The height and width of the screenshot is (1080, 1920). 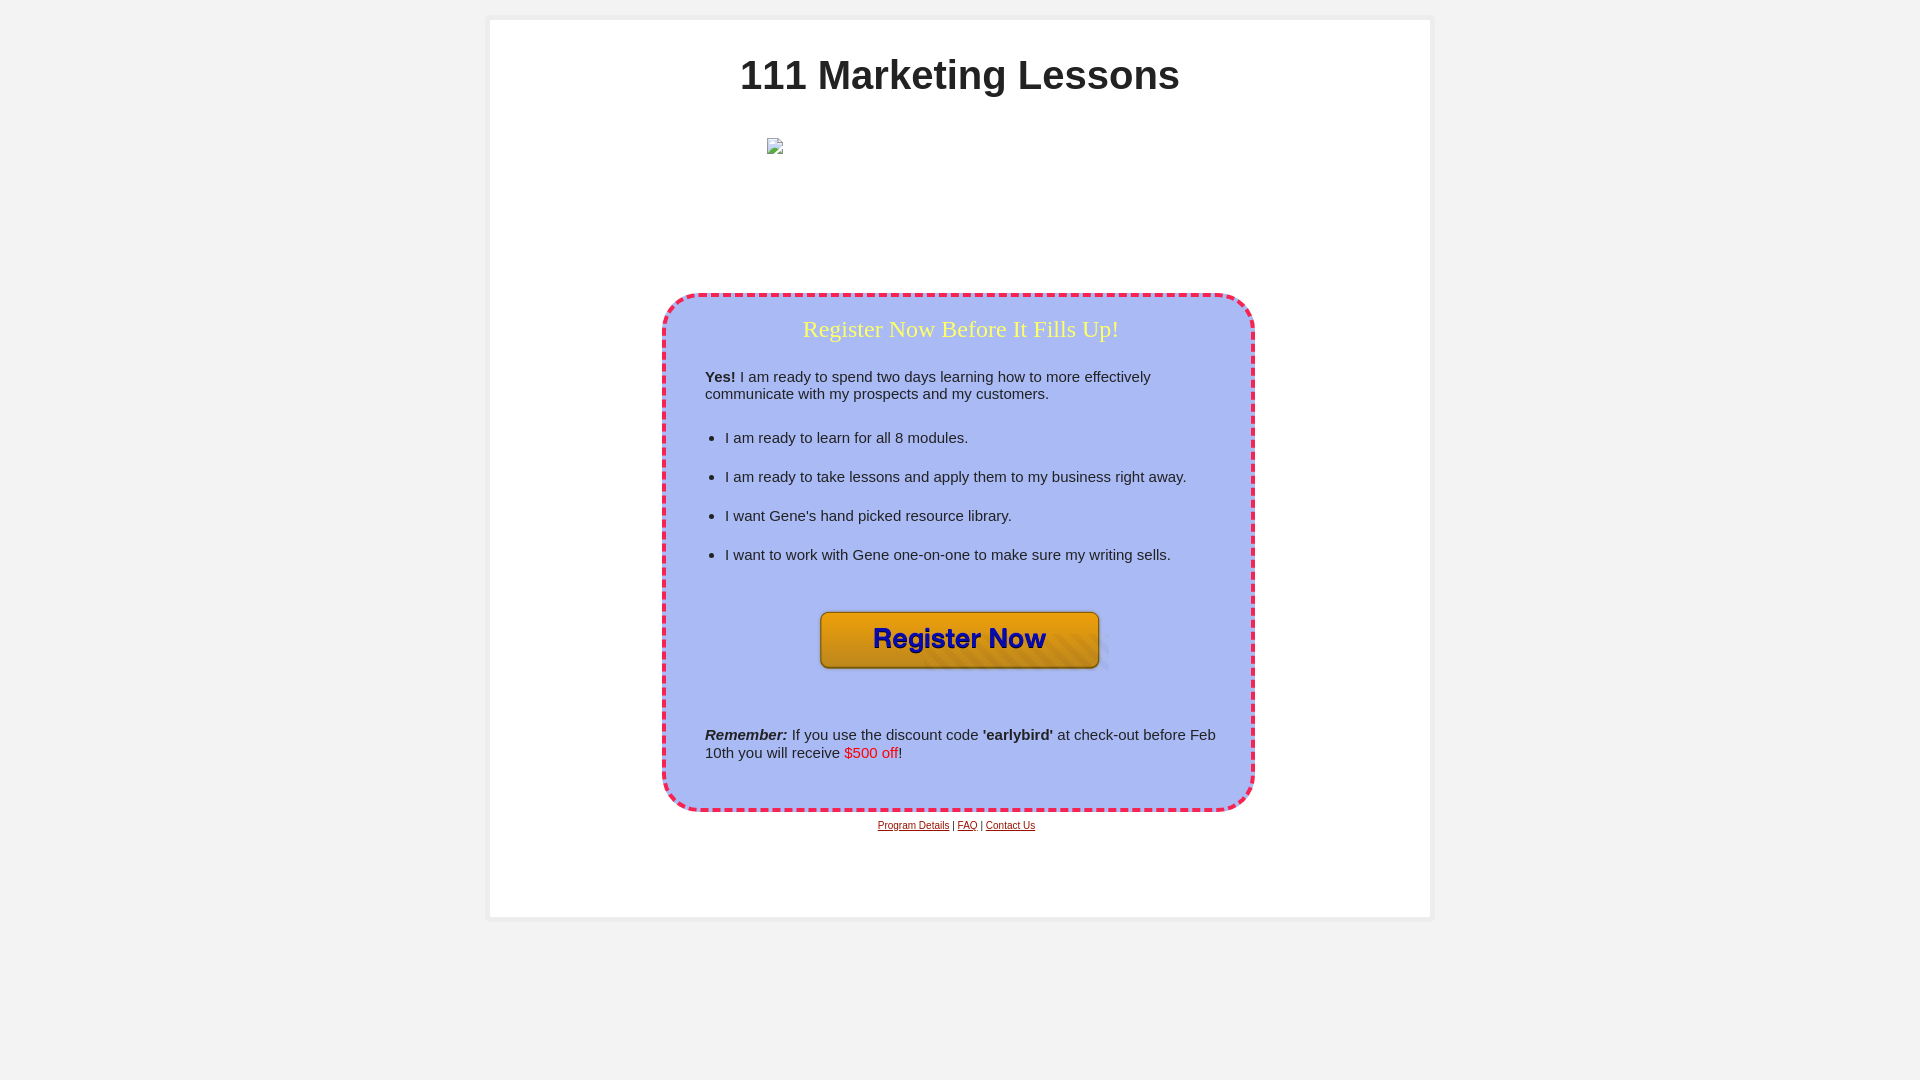 I want to click on 'Contact Us', so click(x=985, y=825).